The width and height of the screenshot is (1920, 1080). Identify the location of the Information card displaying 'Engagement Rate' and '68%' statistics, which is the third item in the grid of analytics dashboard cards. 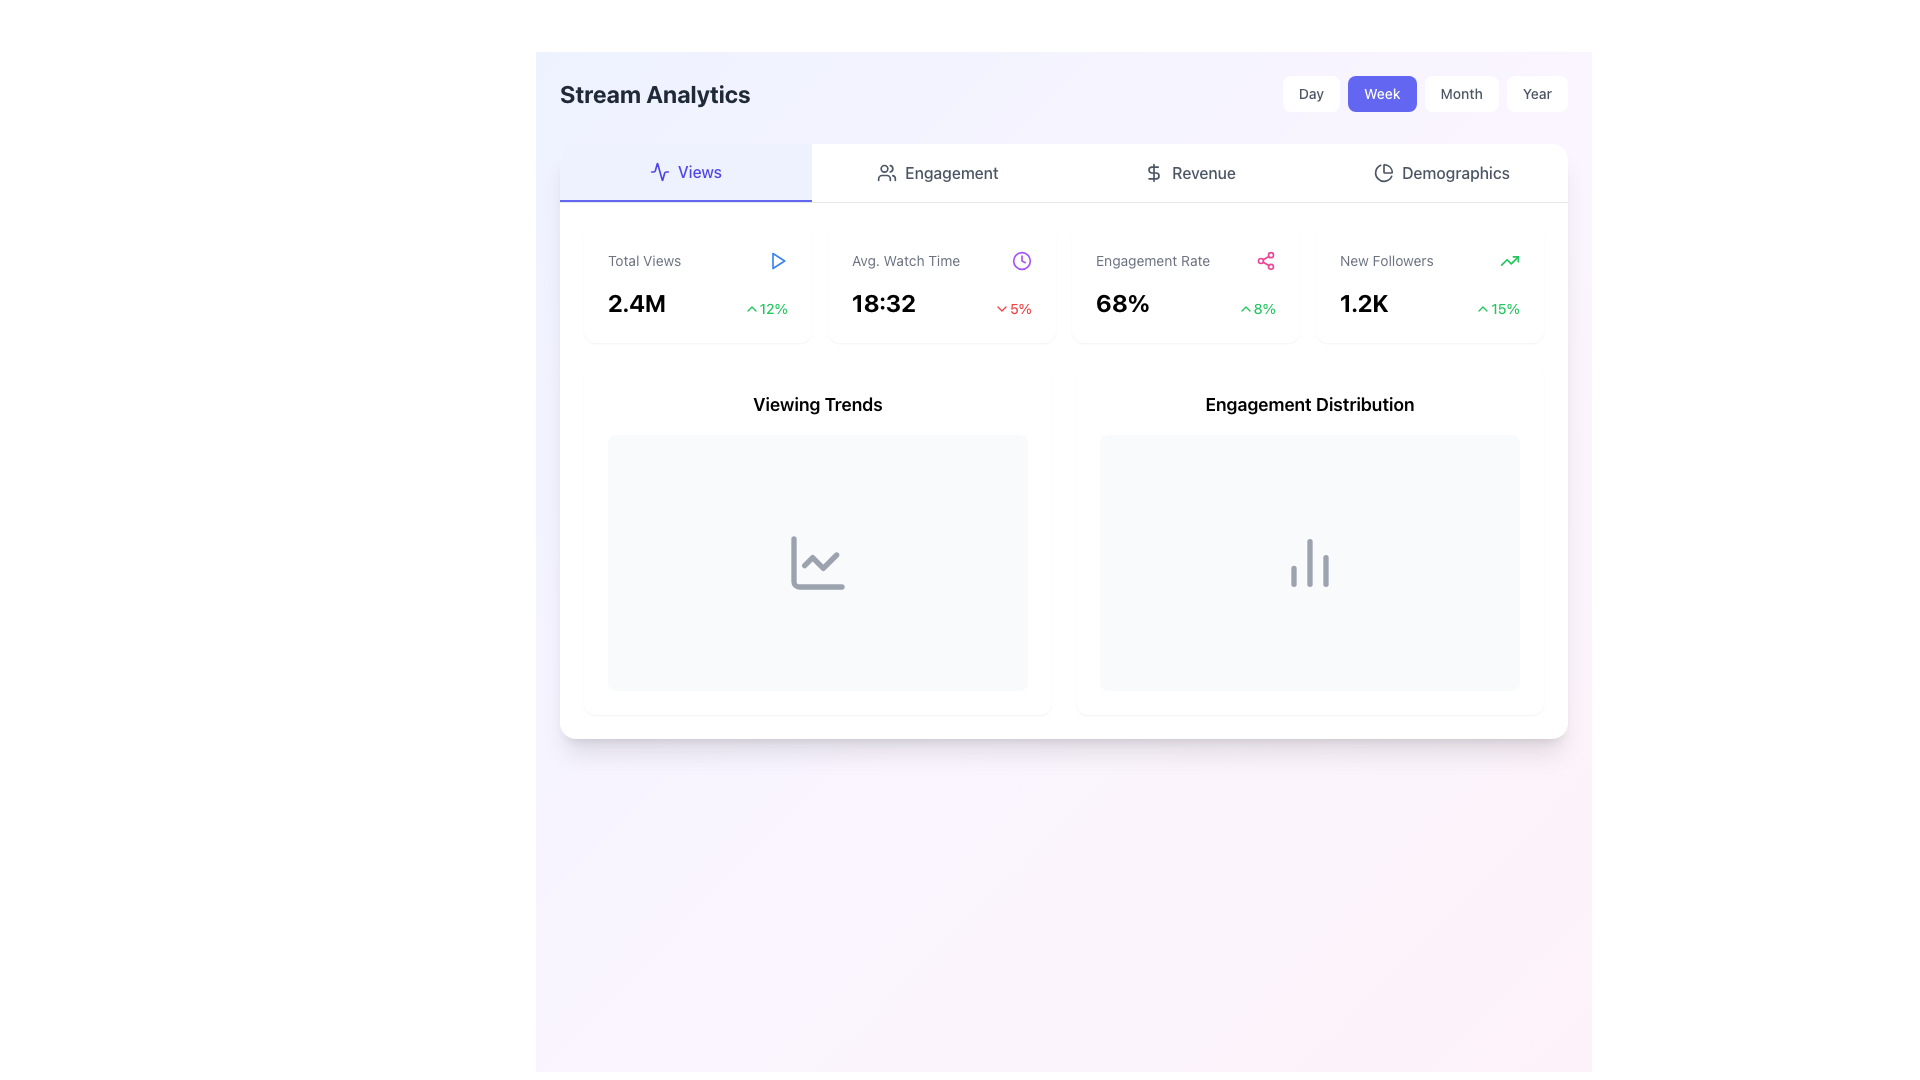
(1063, 285).